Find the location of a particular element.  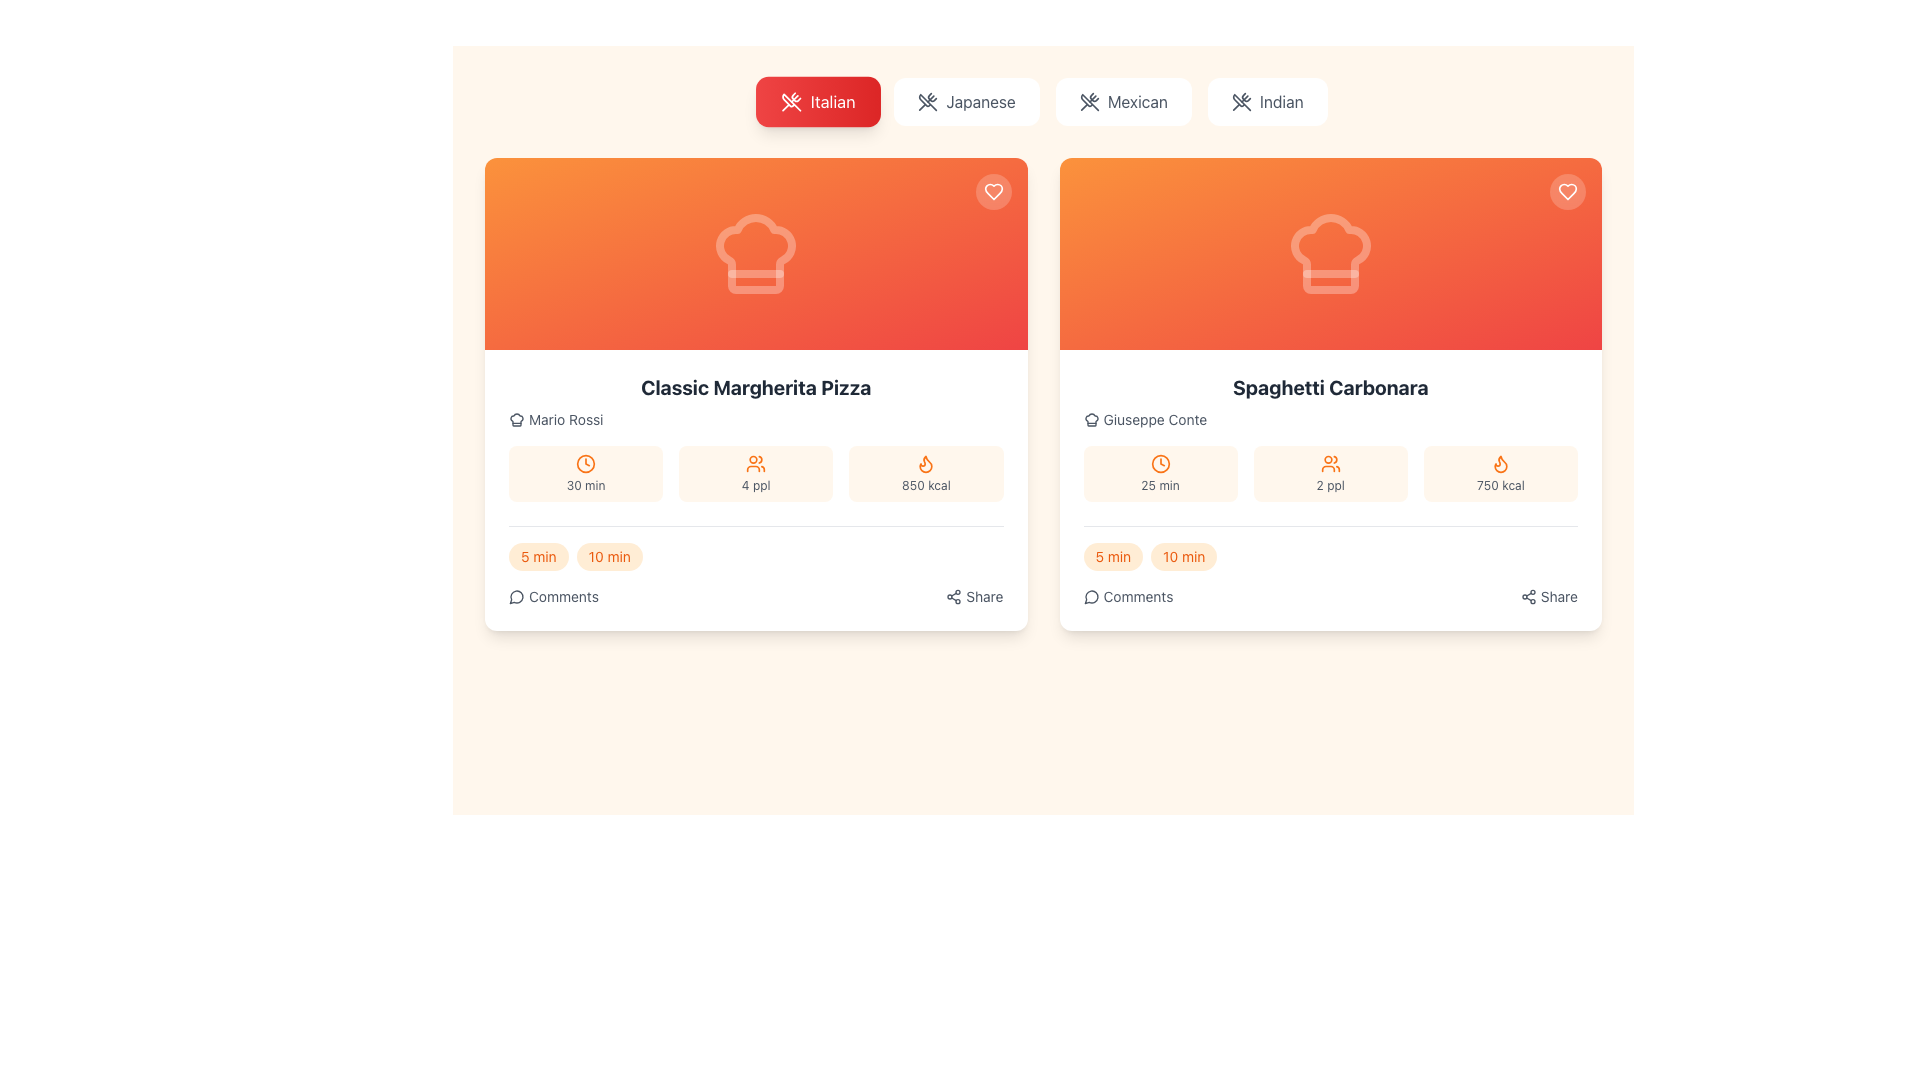

the decorative icon (SVG) at the start of the 'Mexican' button, which visually represents the Mexican cuisine category is located at coordinates (1088, 101).